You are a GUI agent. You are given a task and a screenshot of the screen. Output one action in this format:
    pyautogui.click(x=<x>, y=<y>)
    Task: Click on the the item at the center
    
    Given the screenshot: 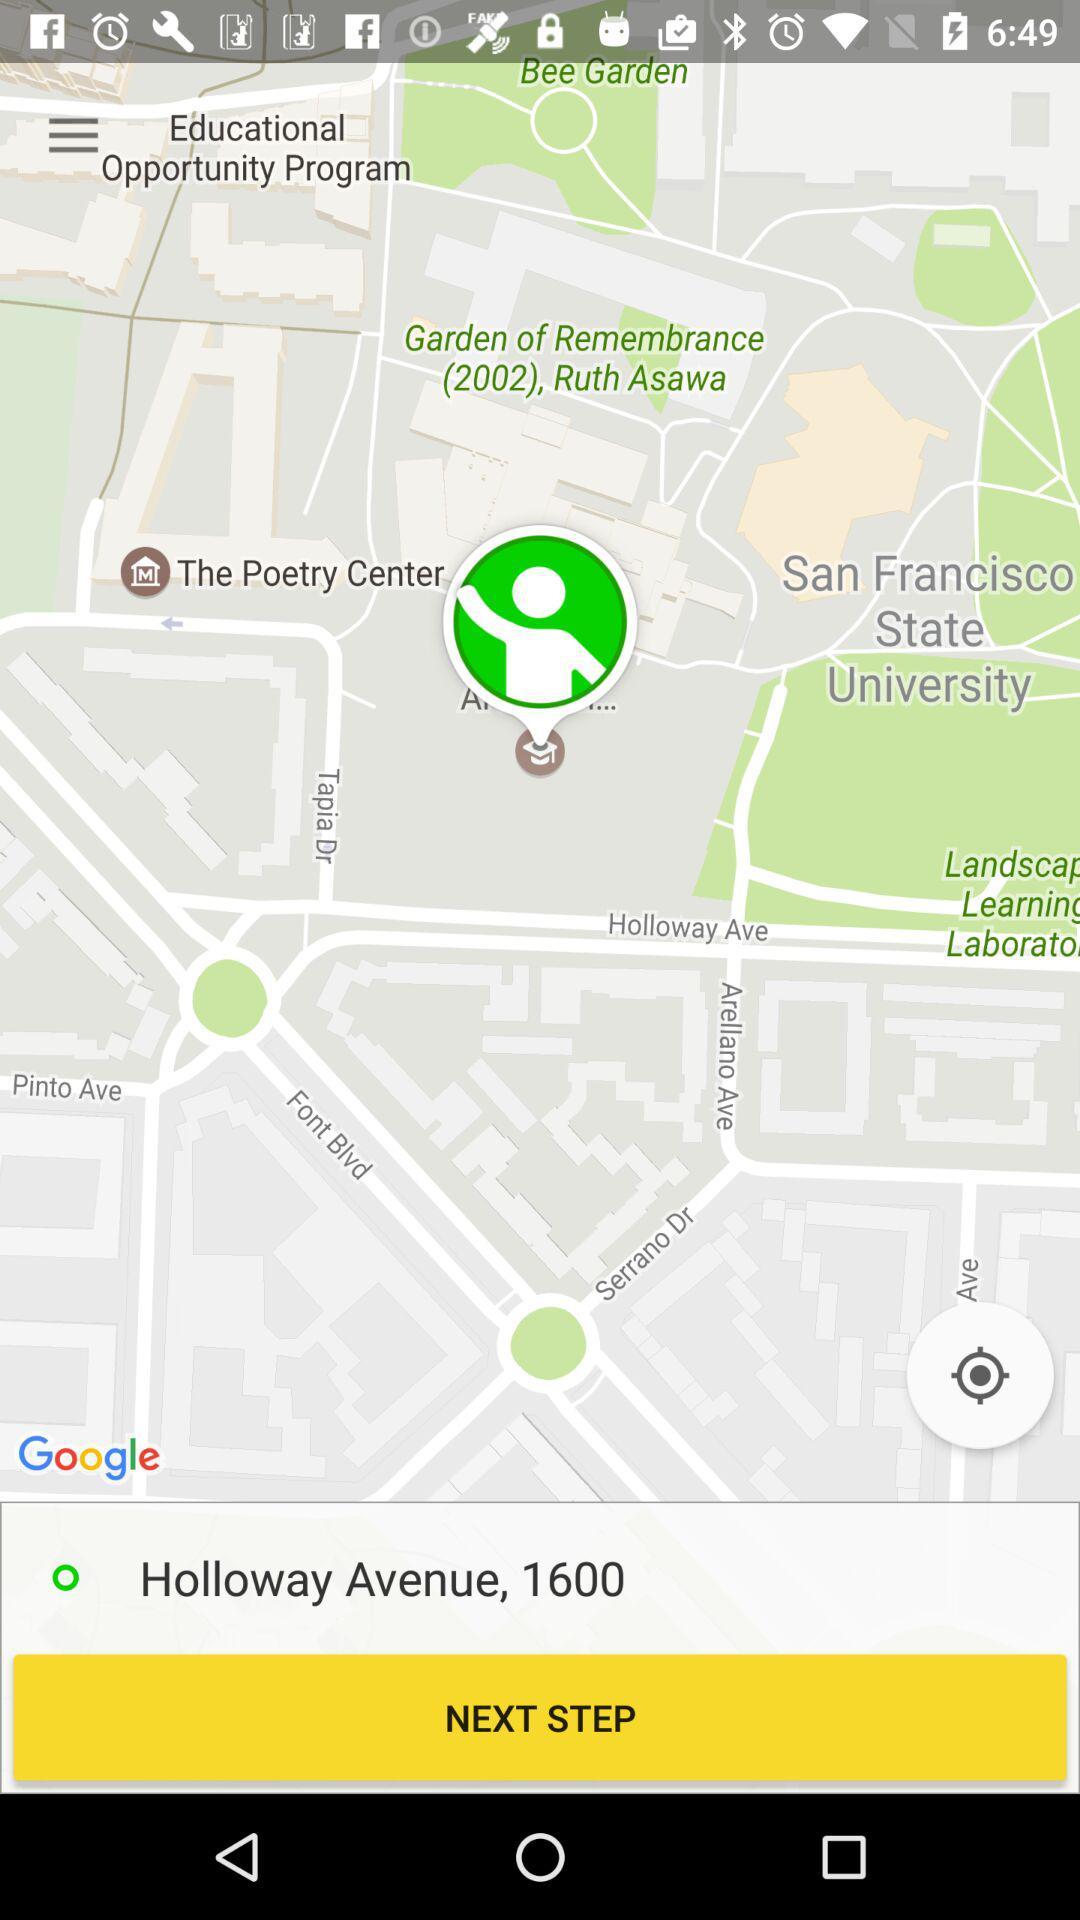 What is the action you would take?
    pyautogui.click(x=540, y=896)
    